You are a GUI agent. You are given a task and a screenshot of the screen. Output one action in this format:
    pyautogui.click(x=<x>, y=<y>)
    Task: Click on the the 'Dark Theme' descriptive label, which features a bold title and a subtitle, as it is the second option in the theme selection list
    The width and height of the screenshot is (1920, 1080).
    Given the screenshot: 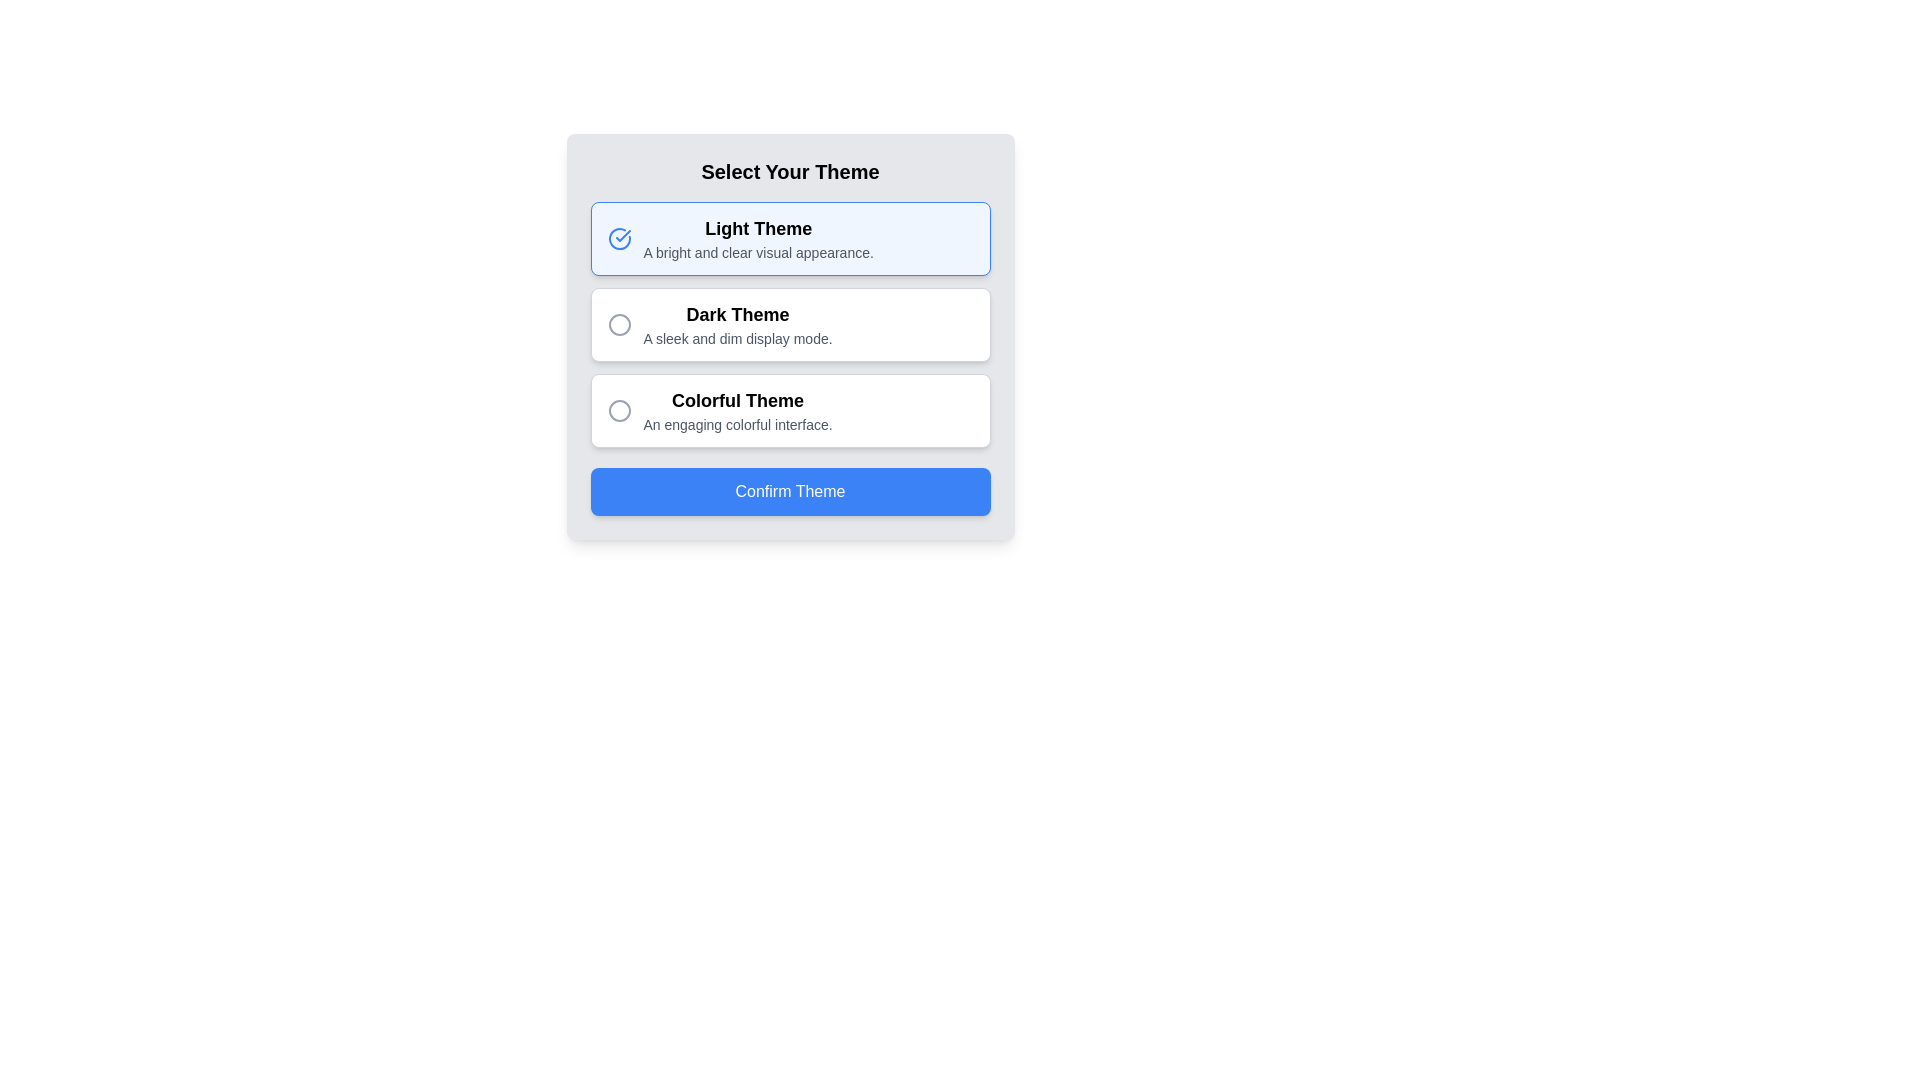 What is the action you would take?
    pyautogui.click(x=737, y=323)
    